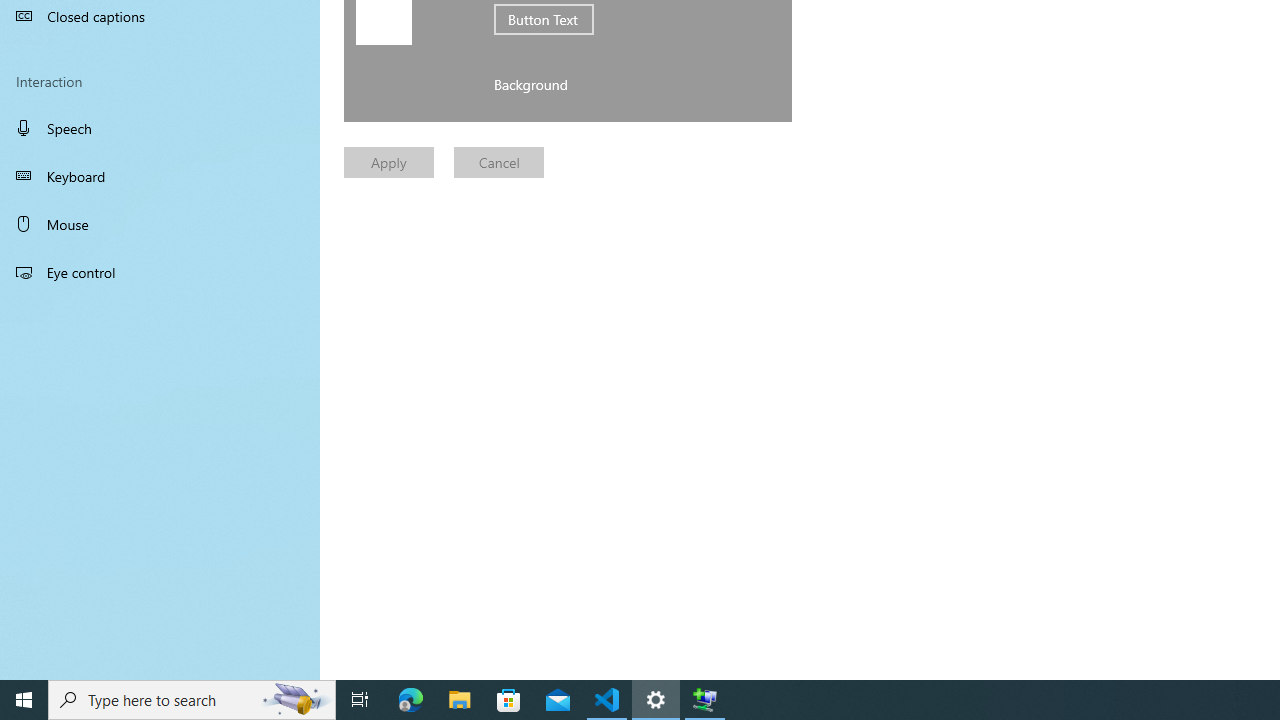  What do you see at coordinates (509, 698) in the screenshot?
I see `'Microsoft Store'` at bounding box center [509, 698].